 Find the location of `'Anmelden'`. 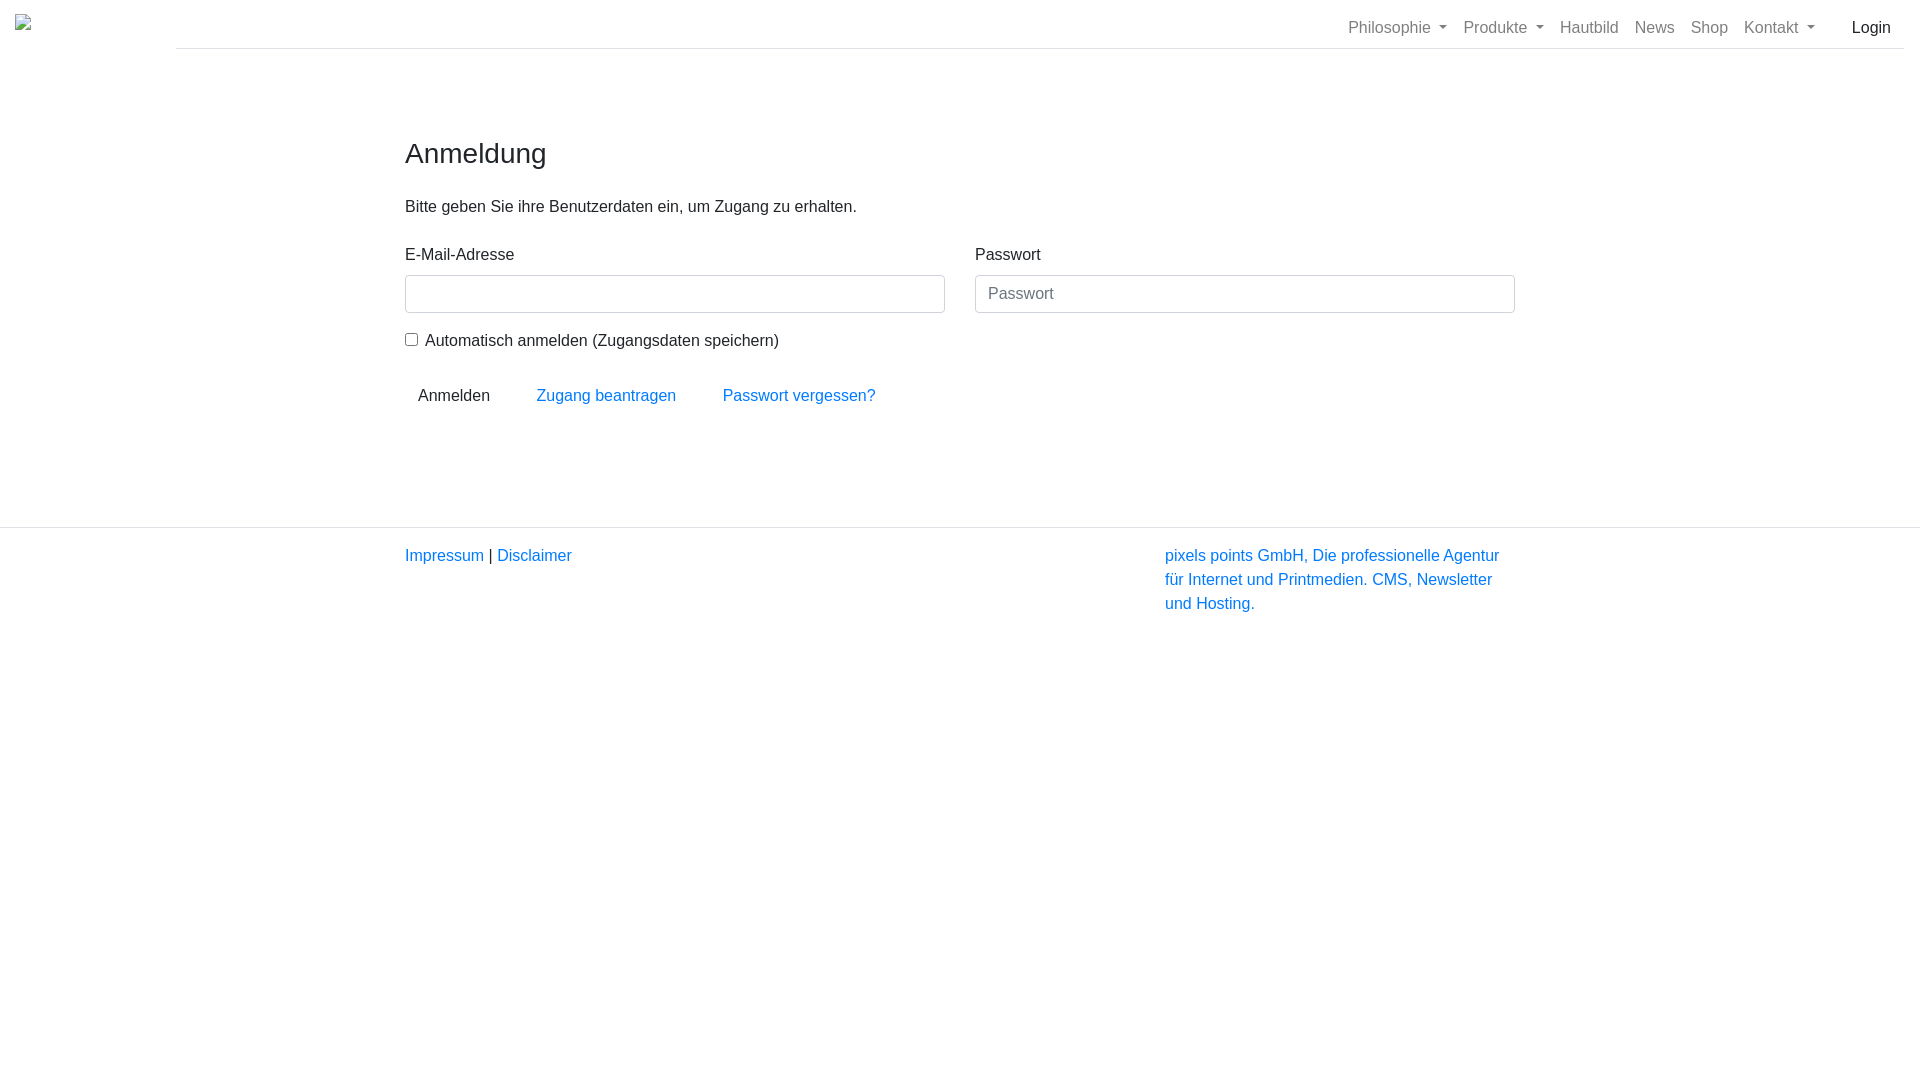

'Anmelden' is located at coordinates (403, 396).